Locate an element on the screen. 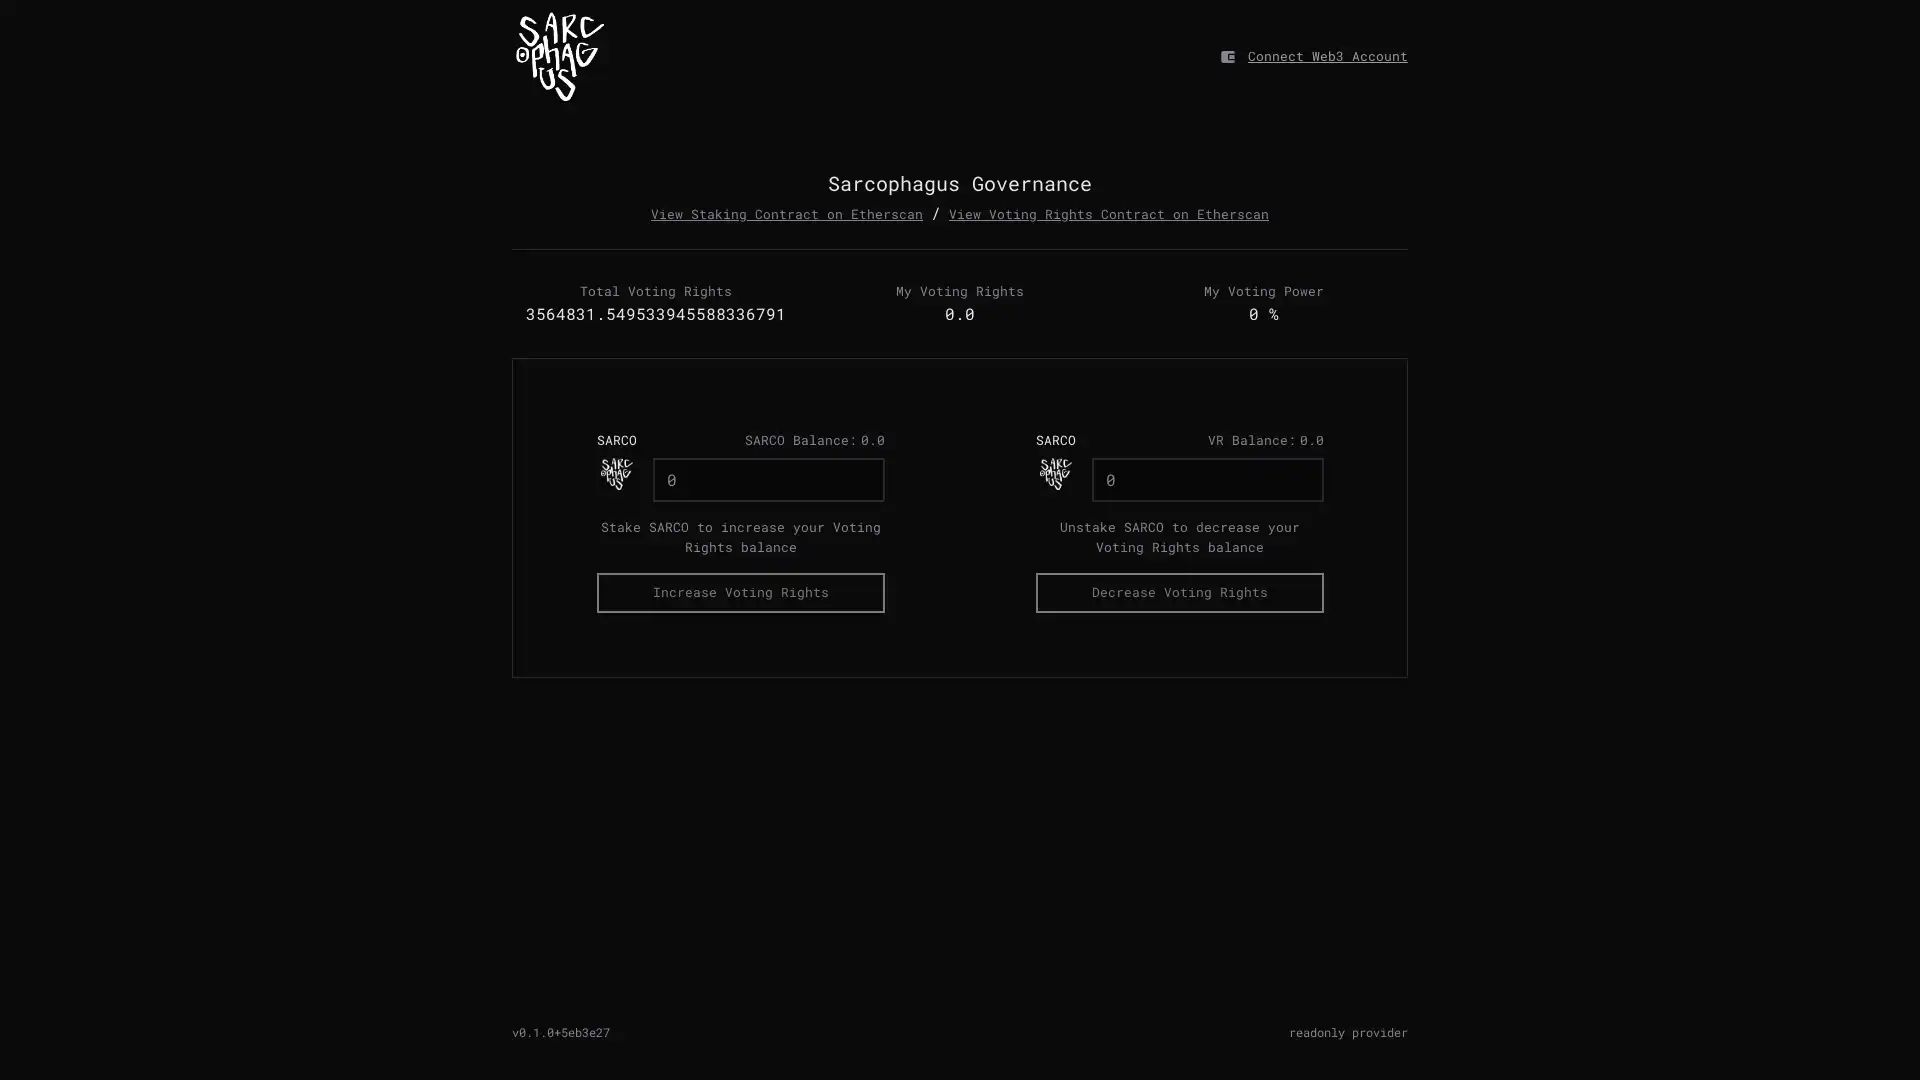 The height and width of the screenshot is (1080, 1920). Connect Web3 Account is located at coordinates (1328, 55).